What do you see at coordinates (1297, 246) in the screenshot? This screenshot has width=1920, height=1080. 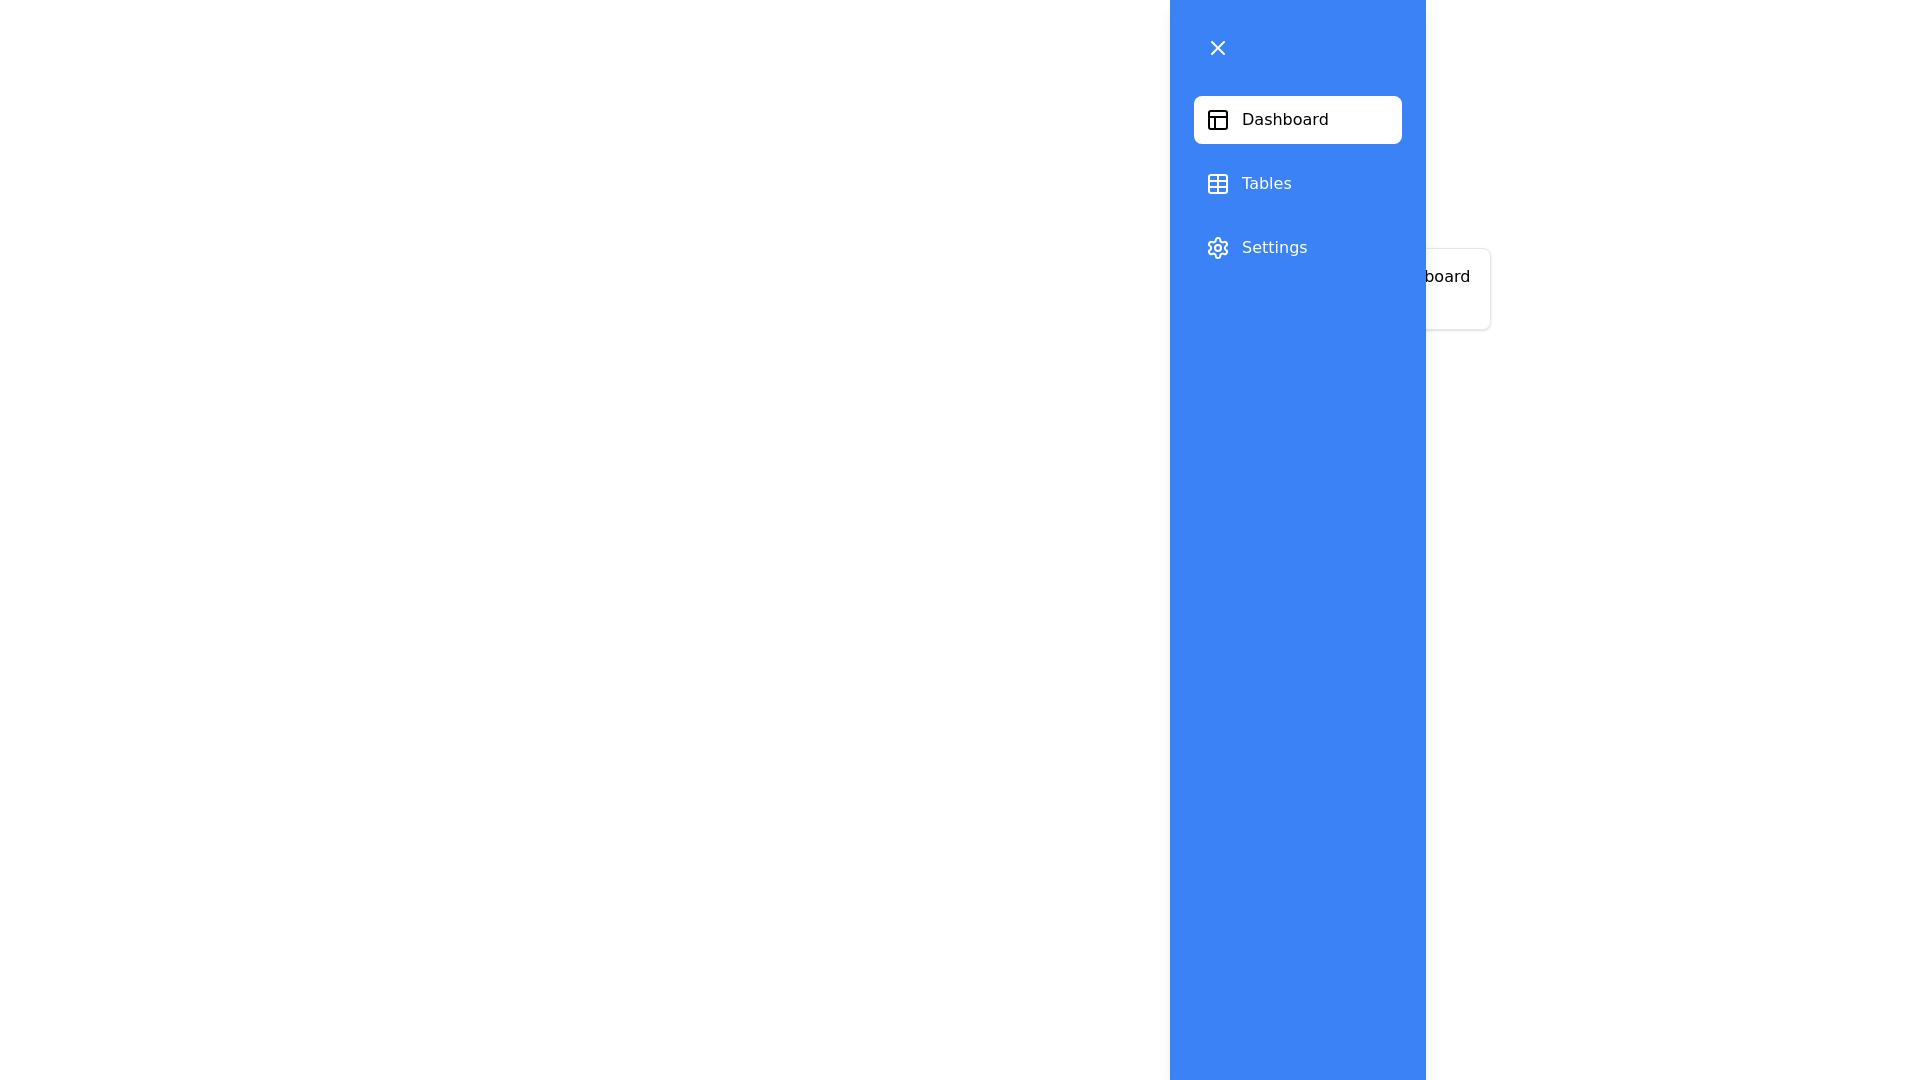 I see `the section labeled 'Settings' to observe the hover effect` at bounding box center [1297, 246].